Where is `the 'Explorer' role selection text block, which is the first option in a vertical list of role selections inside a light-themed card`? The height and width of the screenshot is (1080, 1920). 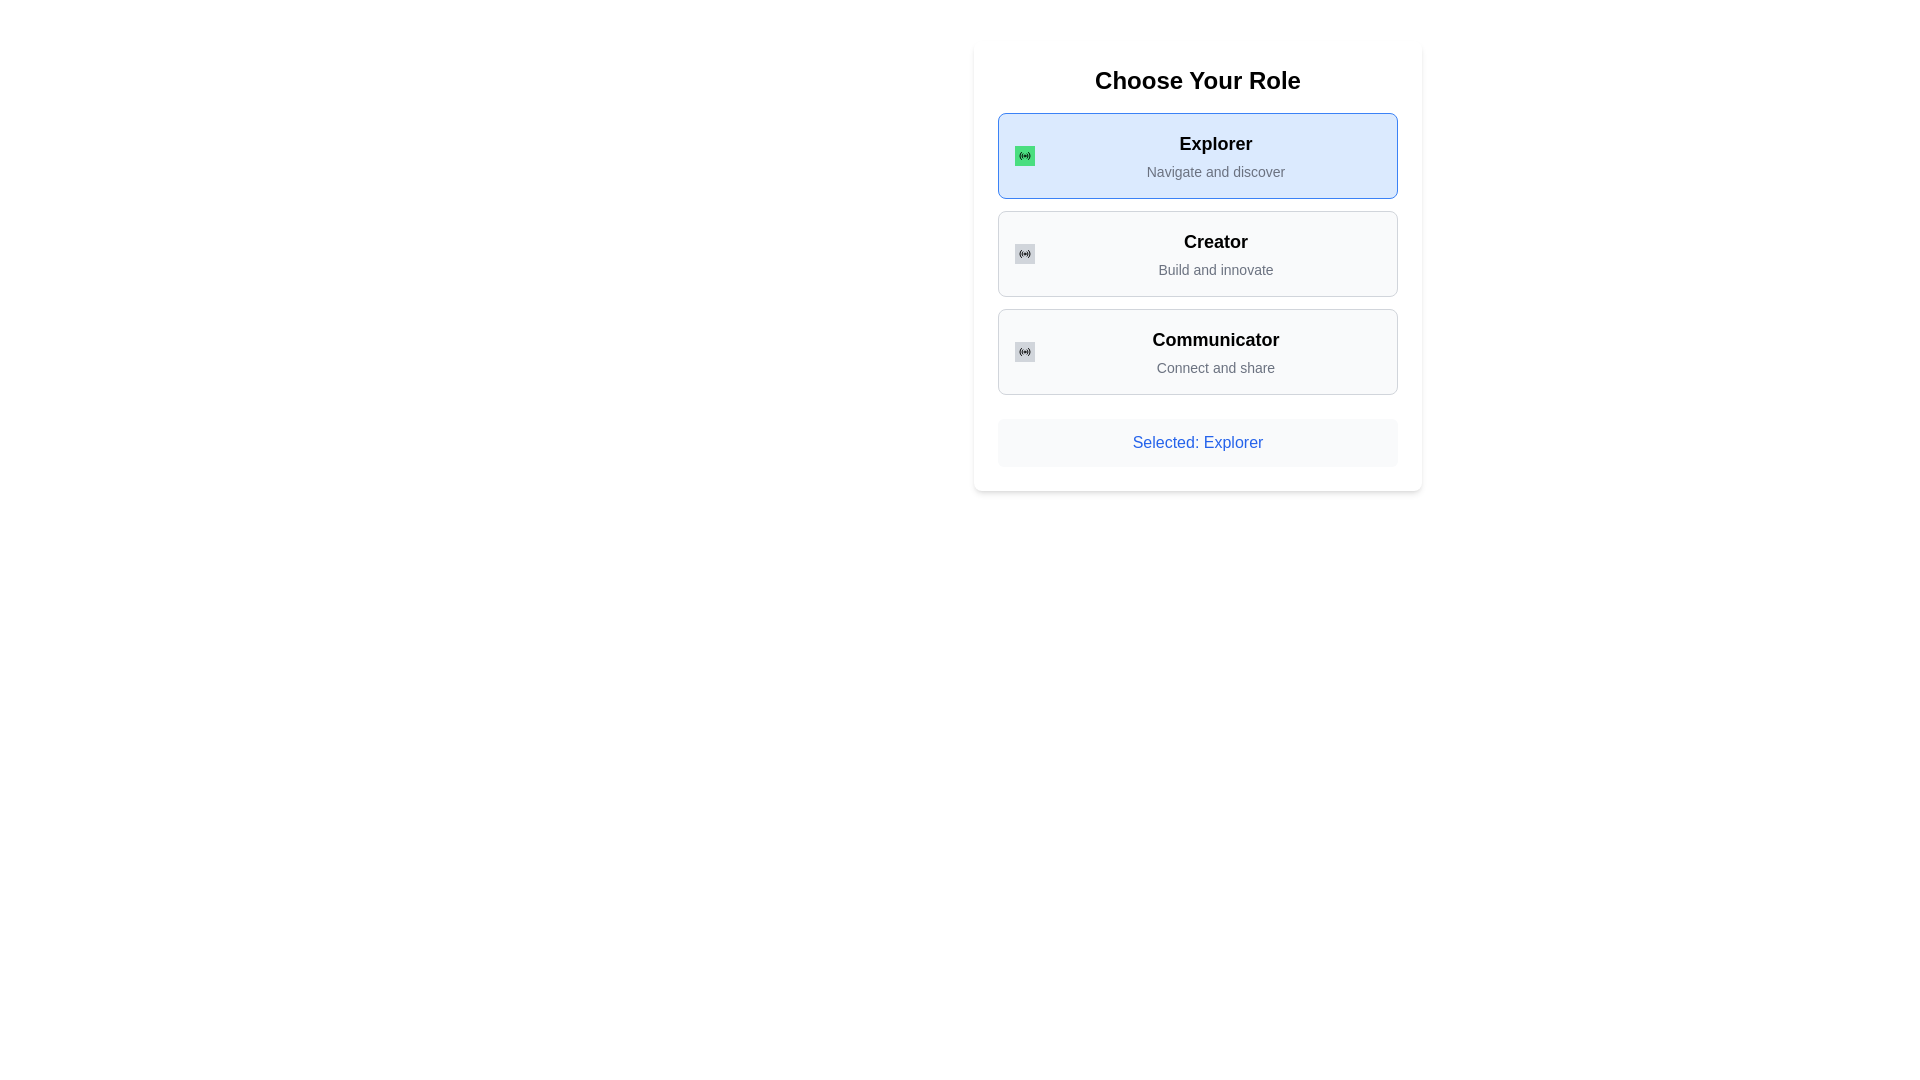 the 'Explorer' role selection text block, which is the first option in a vertical list of role selections inside a light-themed card is located at coordinates (1214, 154).